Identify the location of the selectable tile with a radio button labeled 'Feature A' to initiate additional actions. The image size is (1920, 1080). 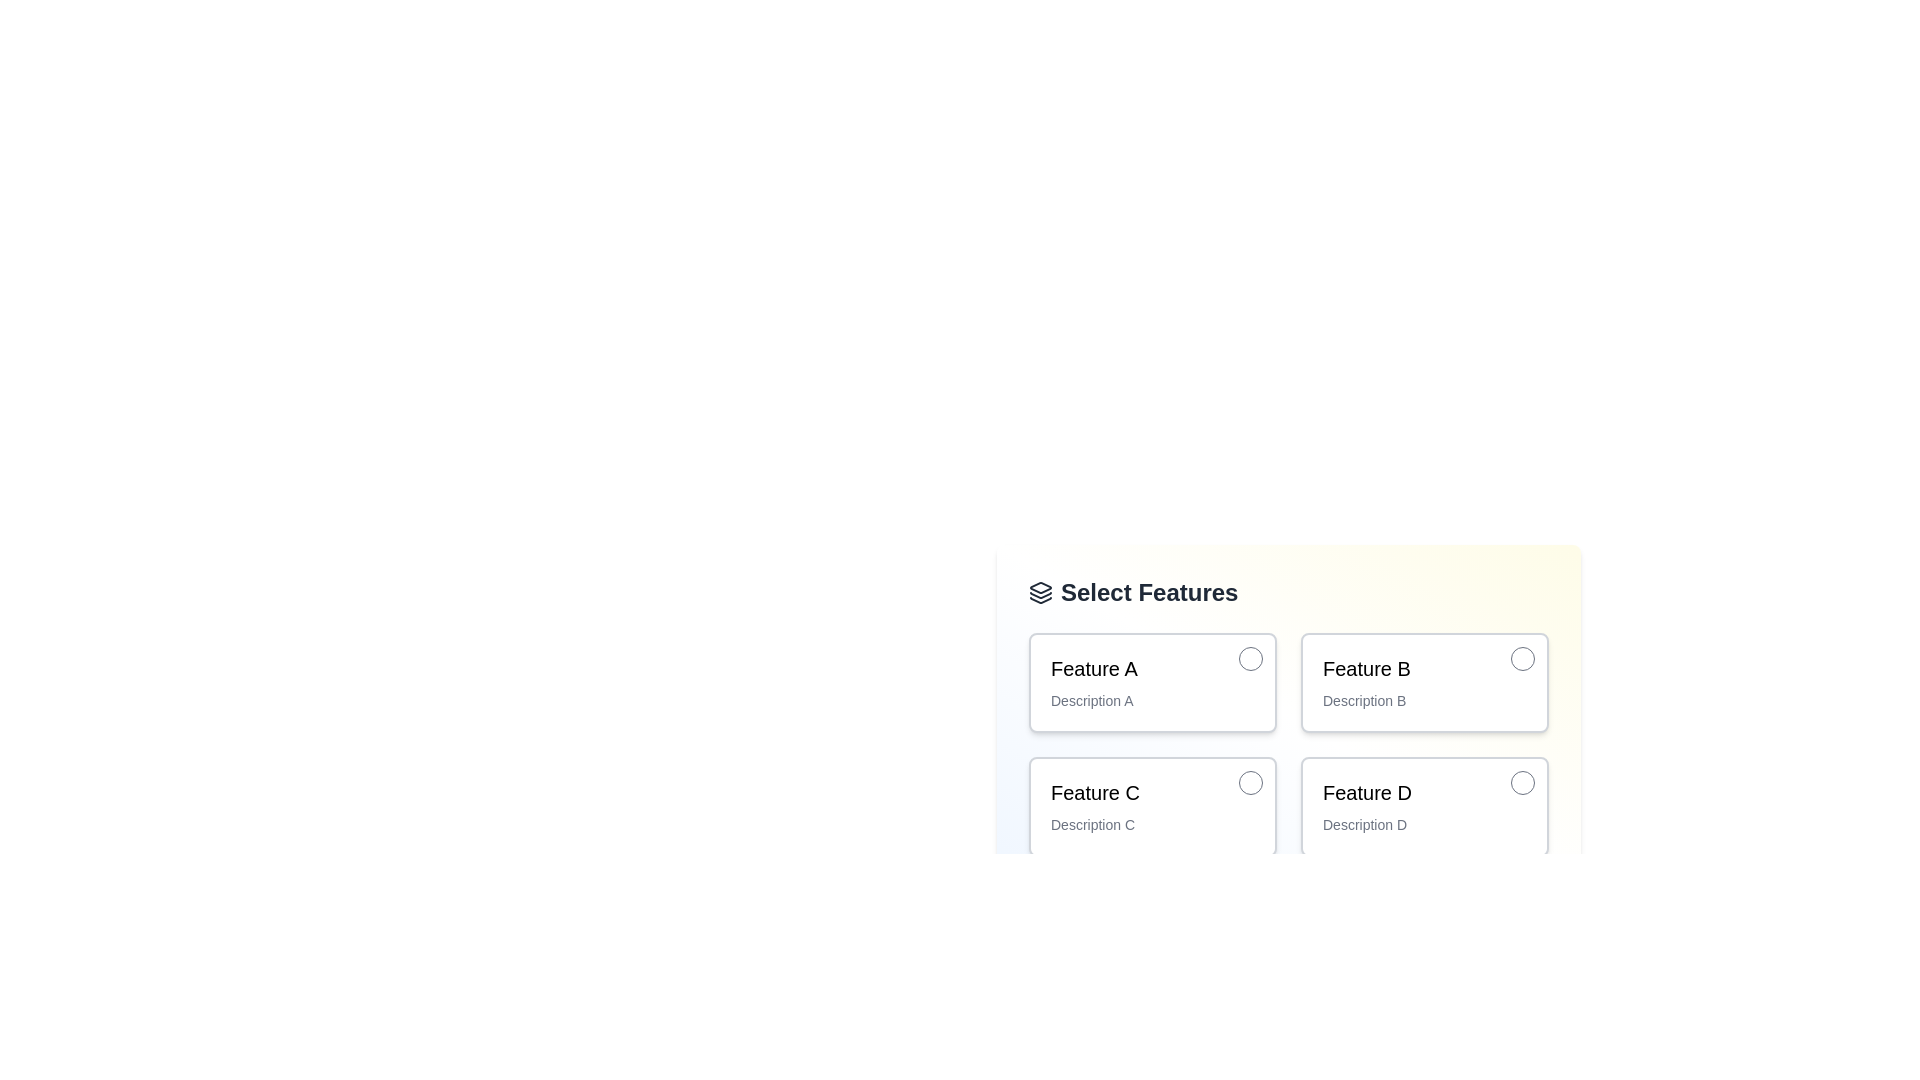
(1152, 681).